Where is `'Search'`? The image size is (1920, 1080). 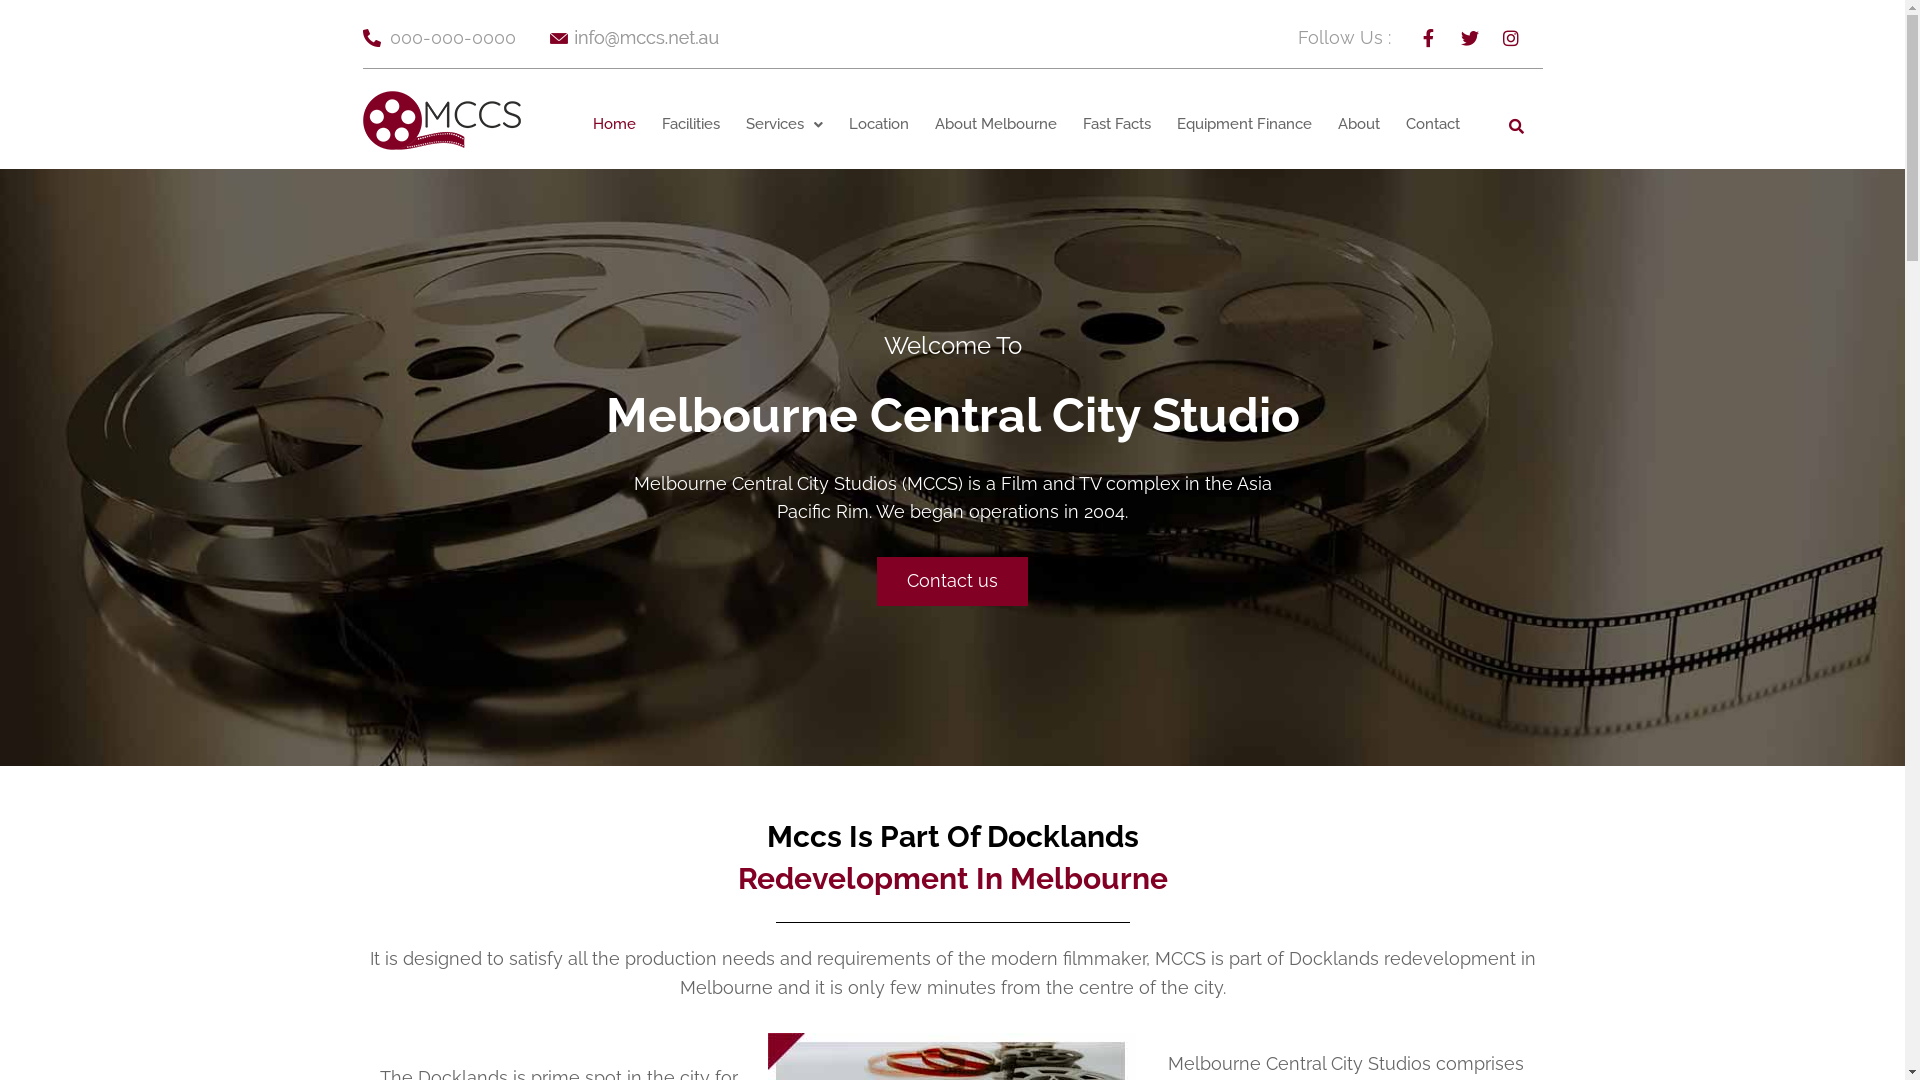
'Search' is located at coordinates (1513, 124).